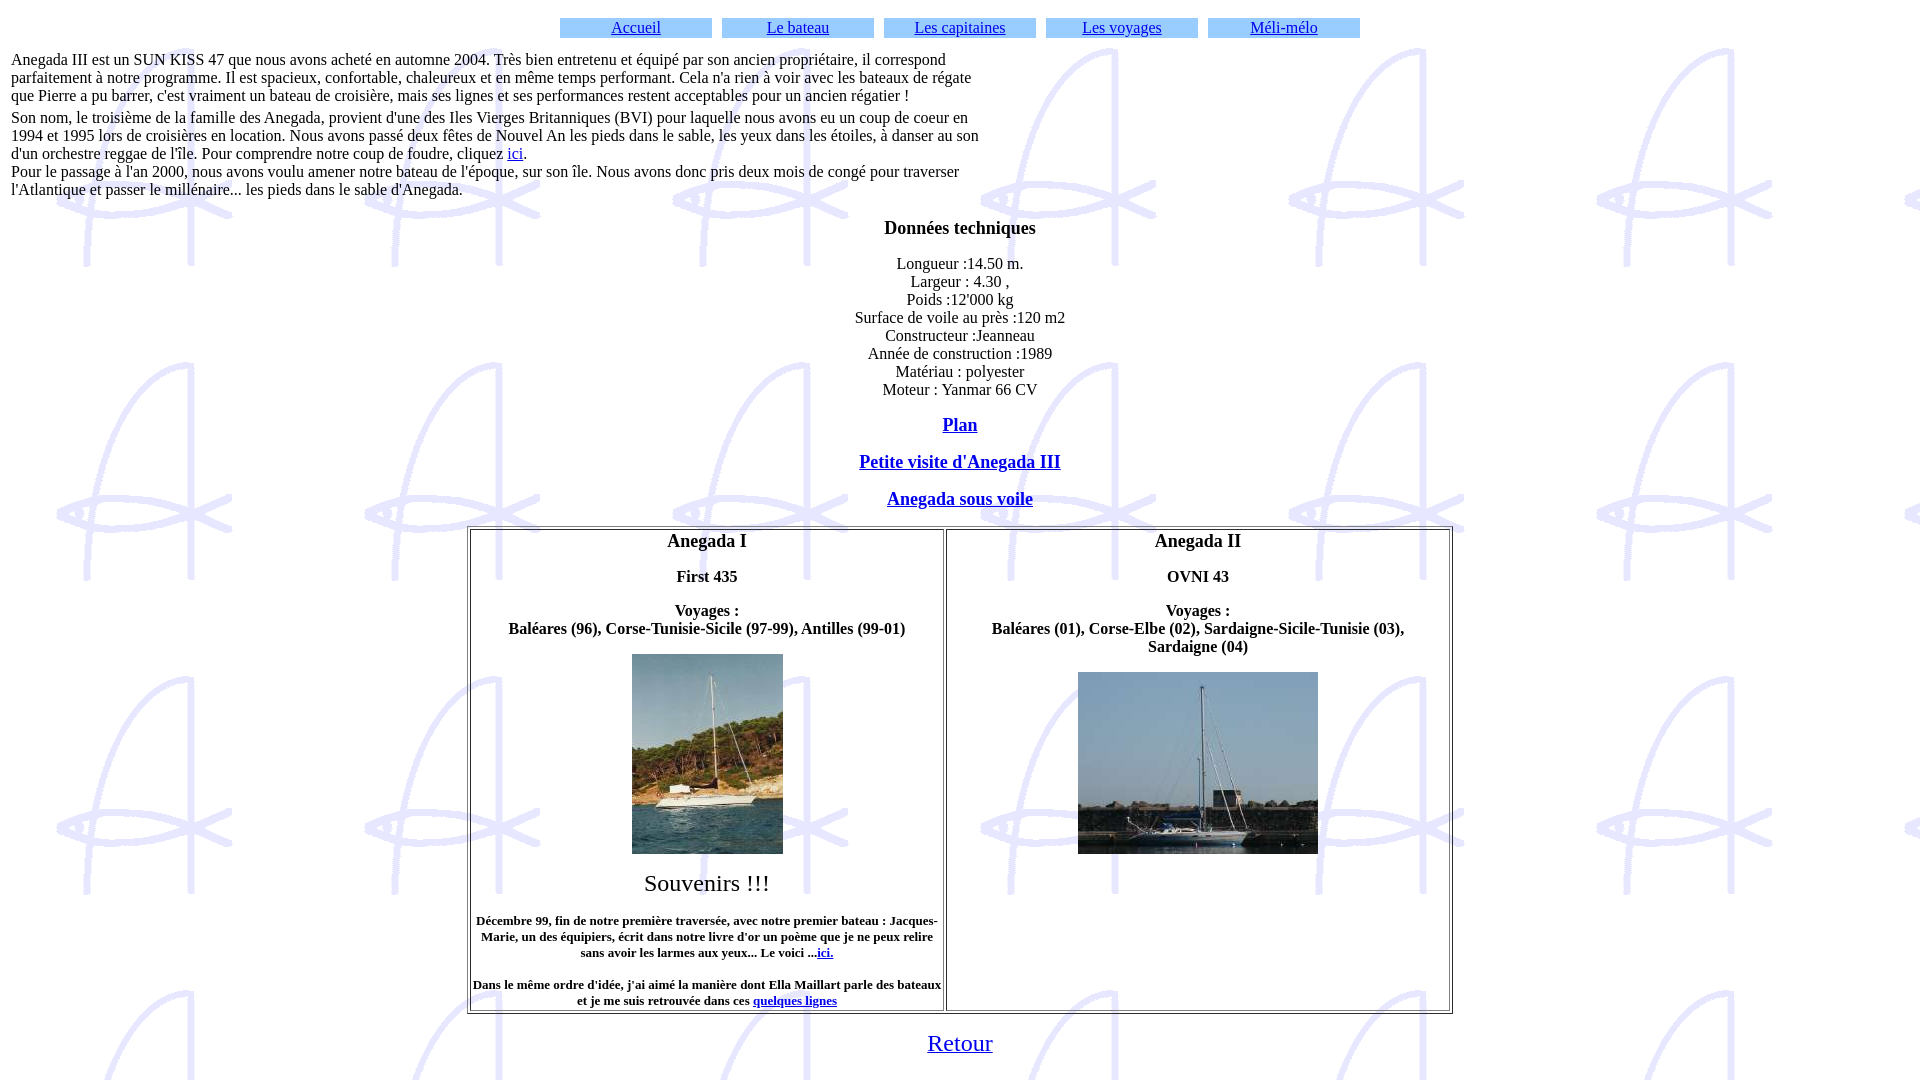 The height and width of the screenshot is (1080, 1920). Describe the element at coordinates (886, 497) in the screenshot. I see `'Anegada sous voile'` at that location.